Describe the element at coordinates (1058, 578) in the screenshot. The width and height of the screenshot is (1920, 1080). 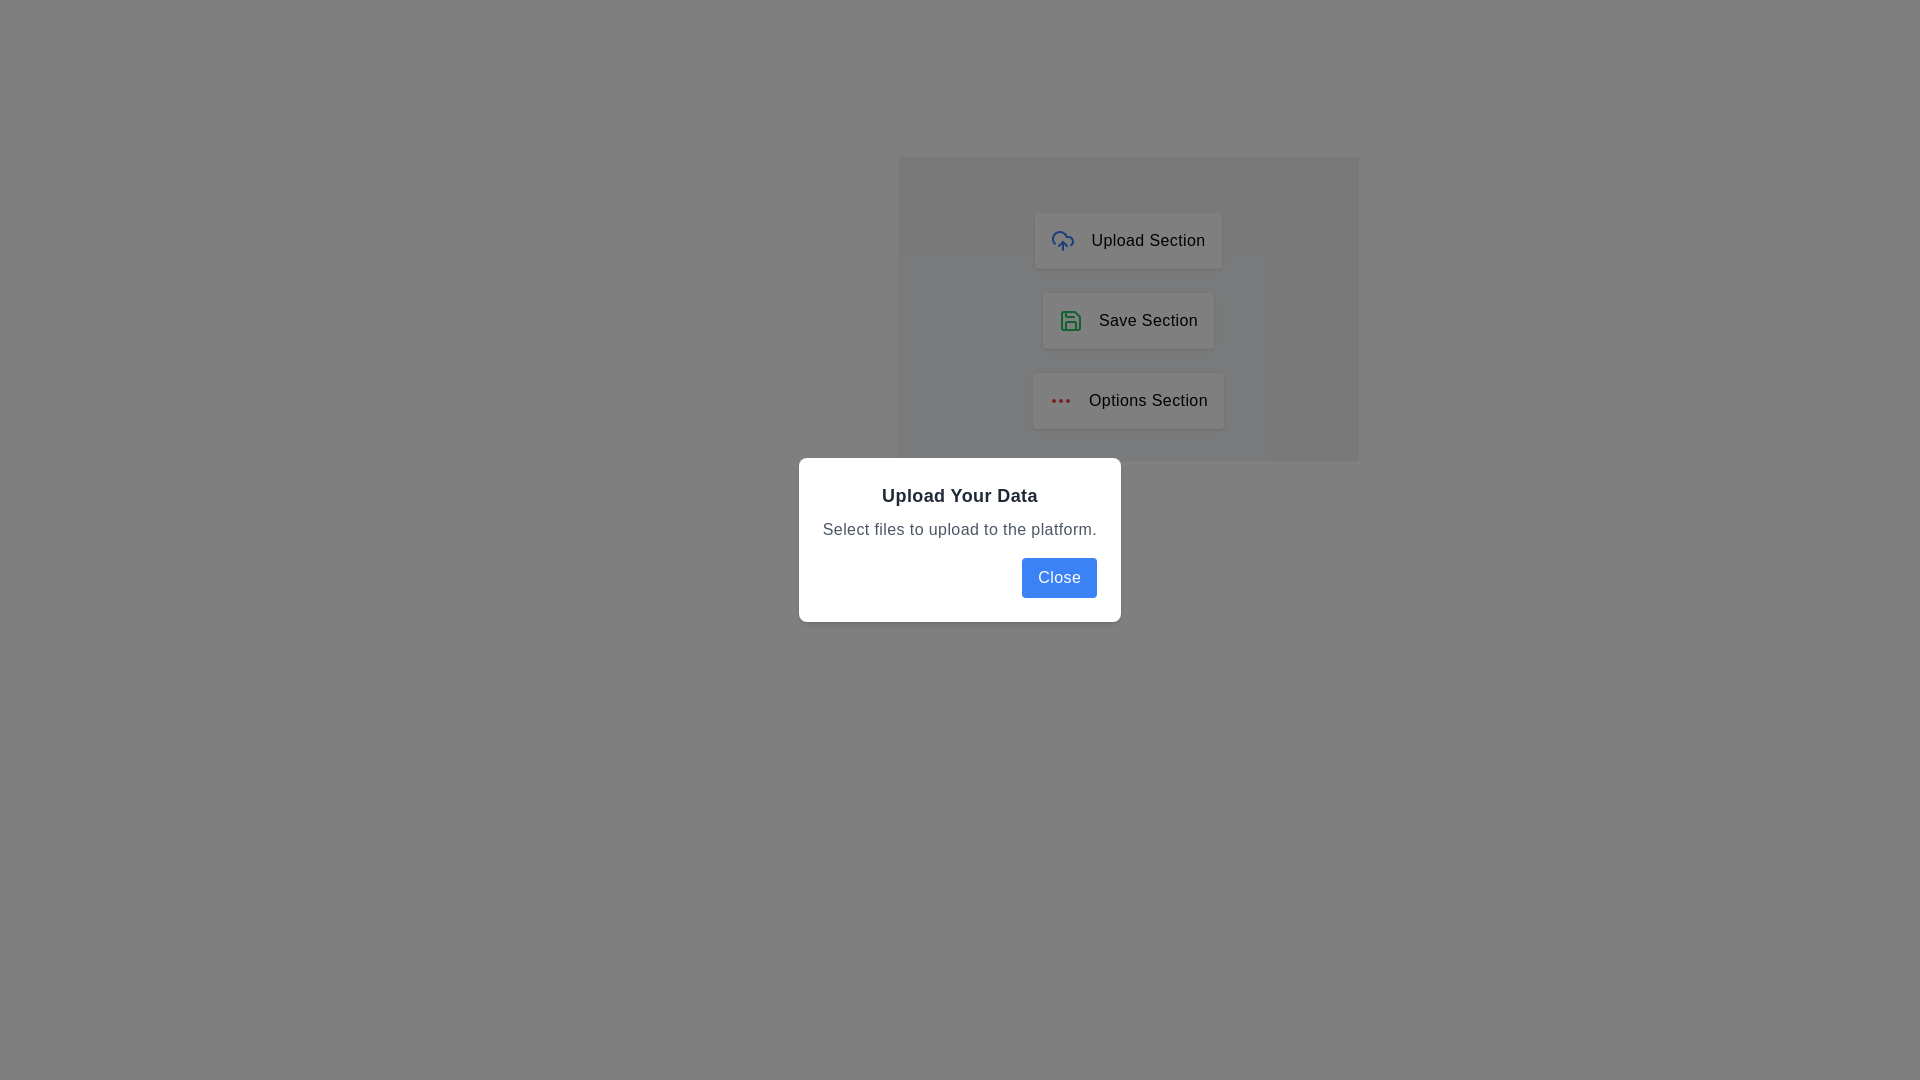
I see `the close button located in the bottom-right corner of the dialog box to observe the hover effect` at that location.